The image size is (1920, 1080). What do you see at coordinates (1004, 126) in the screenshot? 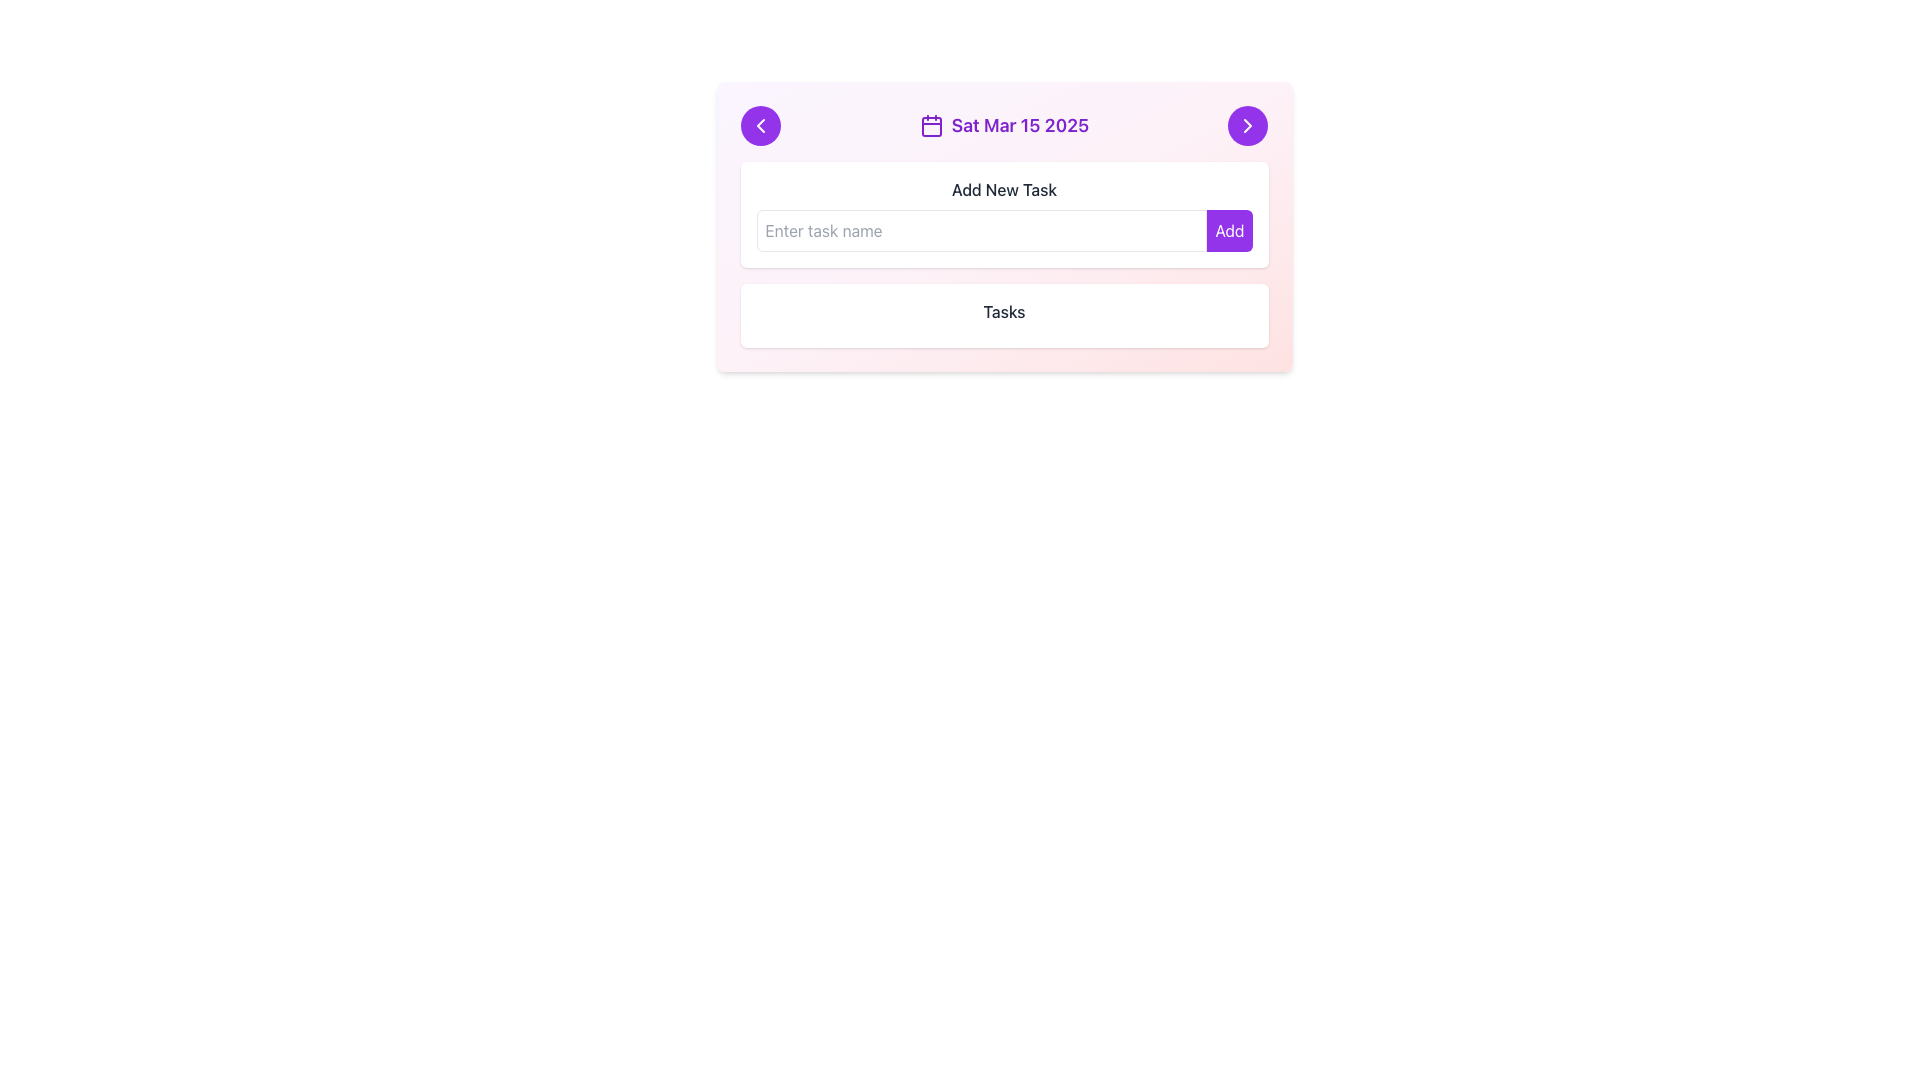
I see `the label displaying the date 'Sat Mar 15 2025' with a calendar icon, located in the upper header section between the left and right chevron buttons` at bounding box center [1004, 126].